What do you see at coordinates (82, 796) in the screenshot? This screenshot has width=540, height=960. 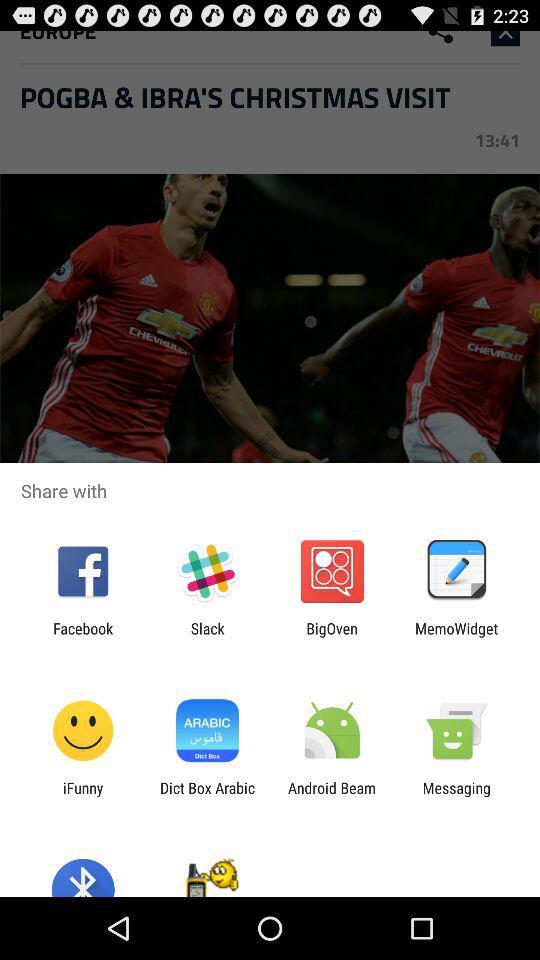 I see `the icon next to dict box arabic app` at bounding box center [82, 796].